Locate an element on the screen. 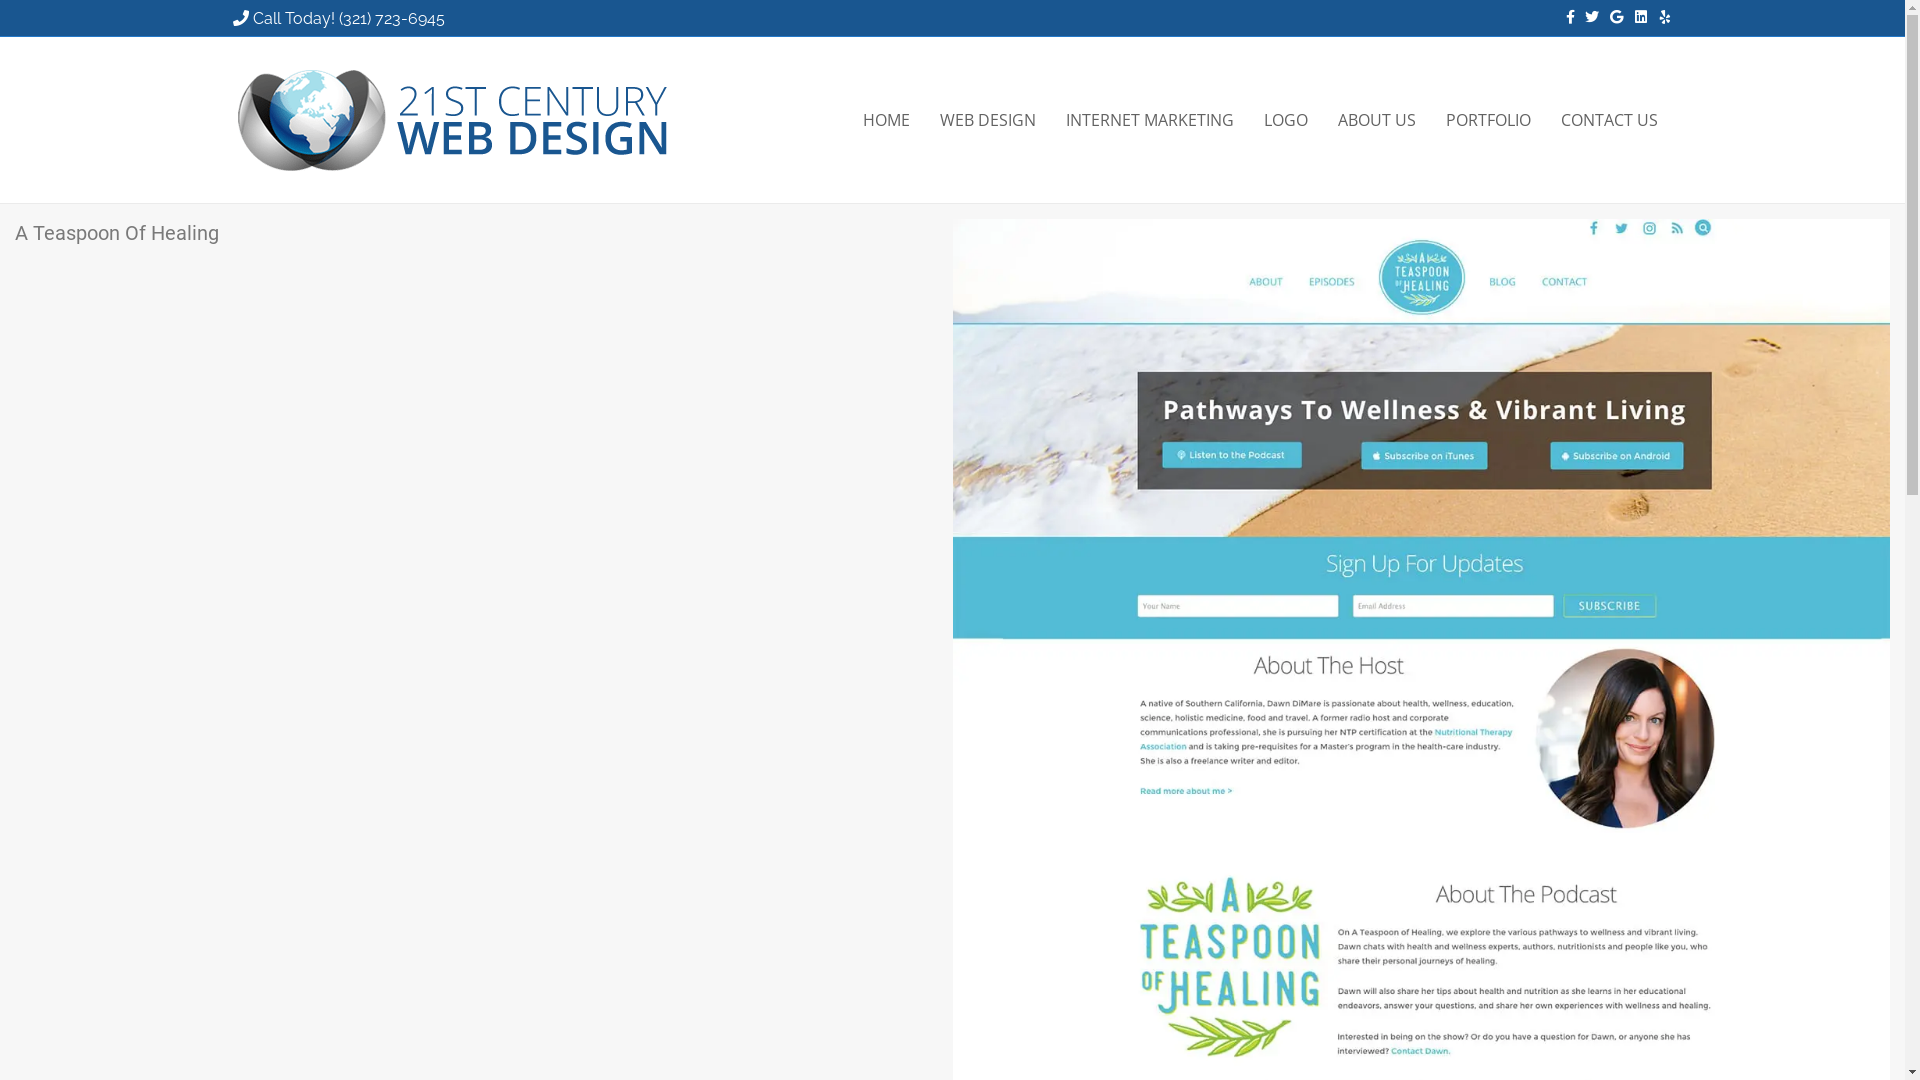 The height and width of the screenshot is (1080, 1920). 'Yelp' is located at coordinates (1657, 15).